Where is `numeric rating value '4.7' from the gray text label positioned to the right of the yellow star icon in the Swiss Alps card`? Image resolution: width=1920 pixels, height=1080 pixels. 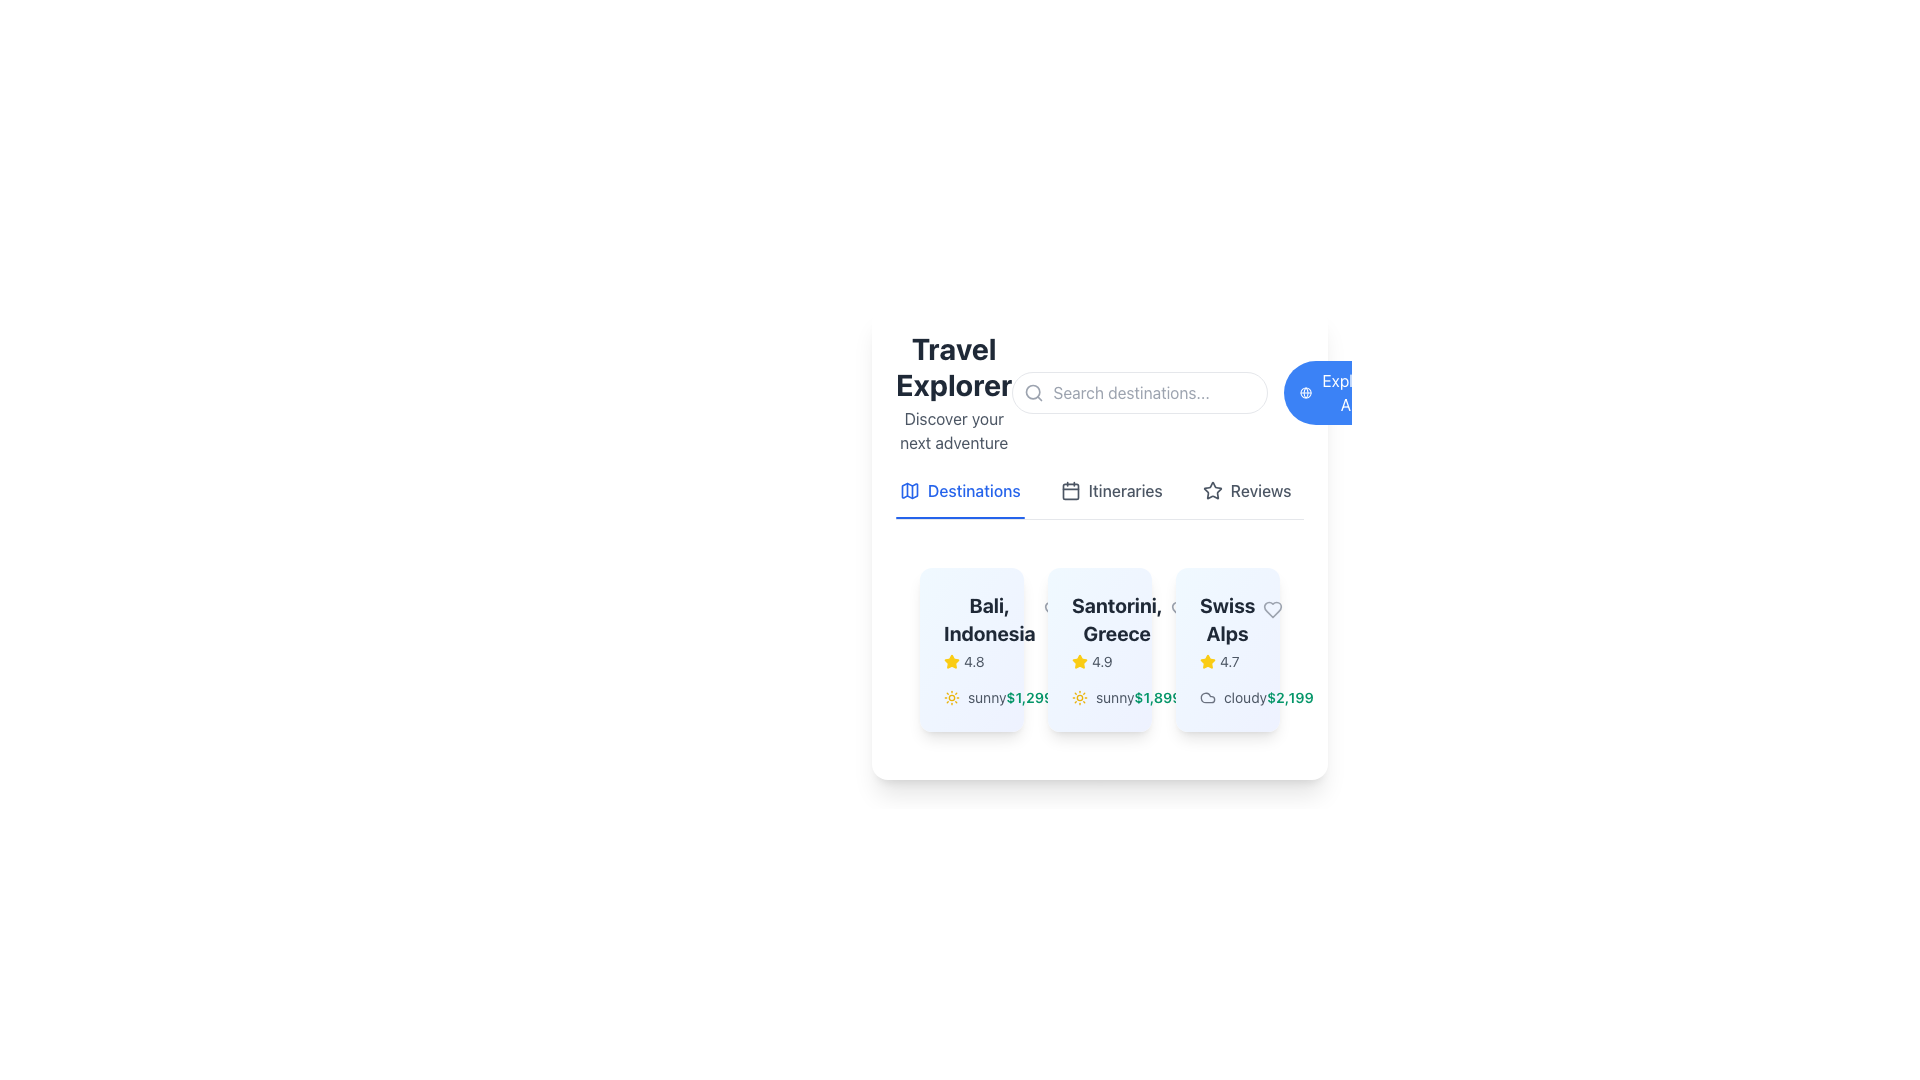
numeric rating value '4.7' from the gray text label positioned to the right of the yellow star icon in the Swiss Alps card is located at coordinates (1228, 662).